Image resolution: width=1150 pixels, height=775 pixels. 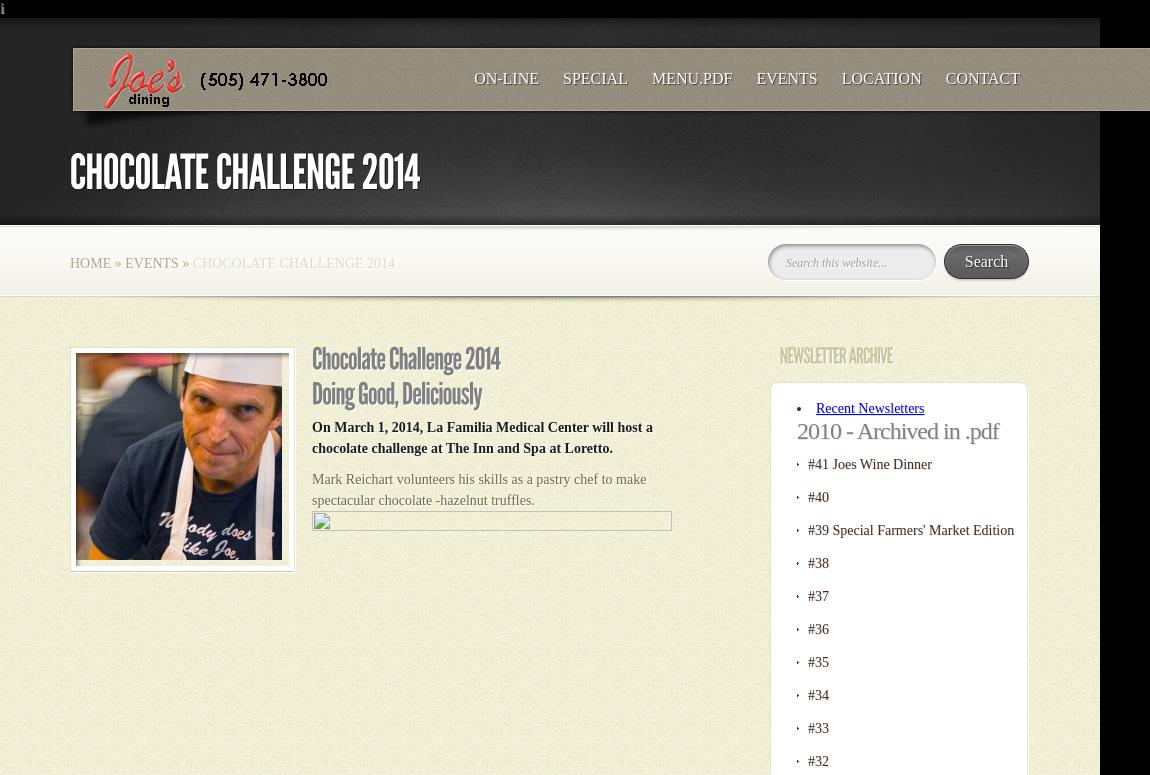 I want to click on 'On-LIne', so click(x=474, y=77).